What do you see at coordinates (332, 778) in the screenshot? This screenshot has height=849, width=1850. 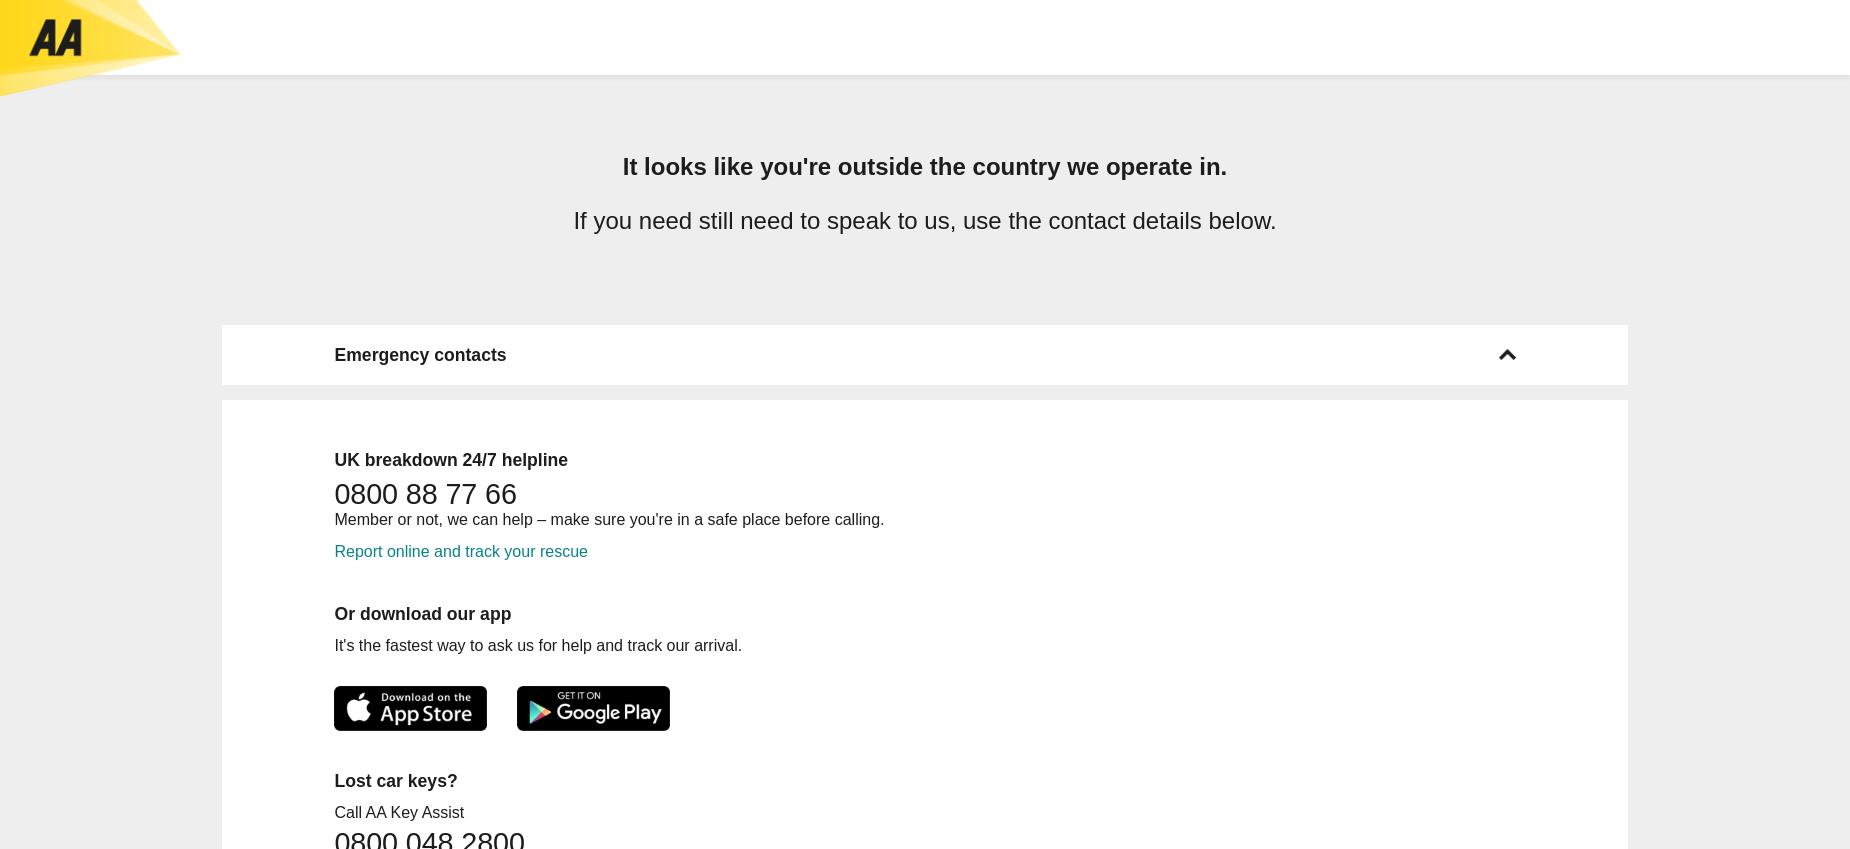 I see `'Lost car keys?'` at bounding box center [332, 778].